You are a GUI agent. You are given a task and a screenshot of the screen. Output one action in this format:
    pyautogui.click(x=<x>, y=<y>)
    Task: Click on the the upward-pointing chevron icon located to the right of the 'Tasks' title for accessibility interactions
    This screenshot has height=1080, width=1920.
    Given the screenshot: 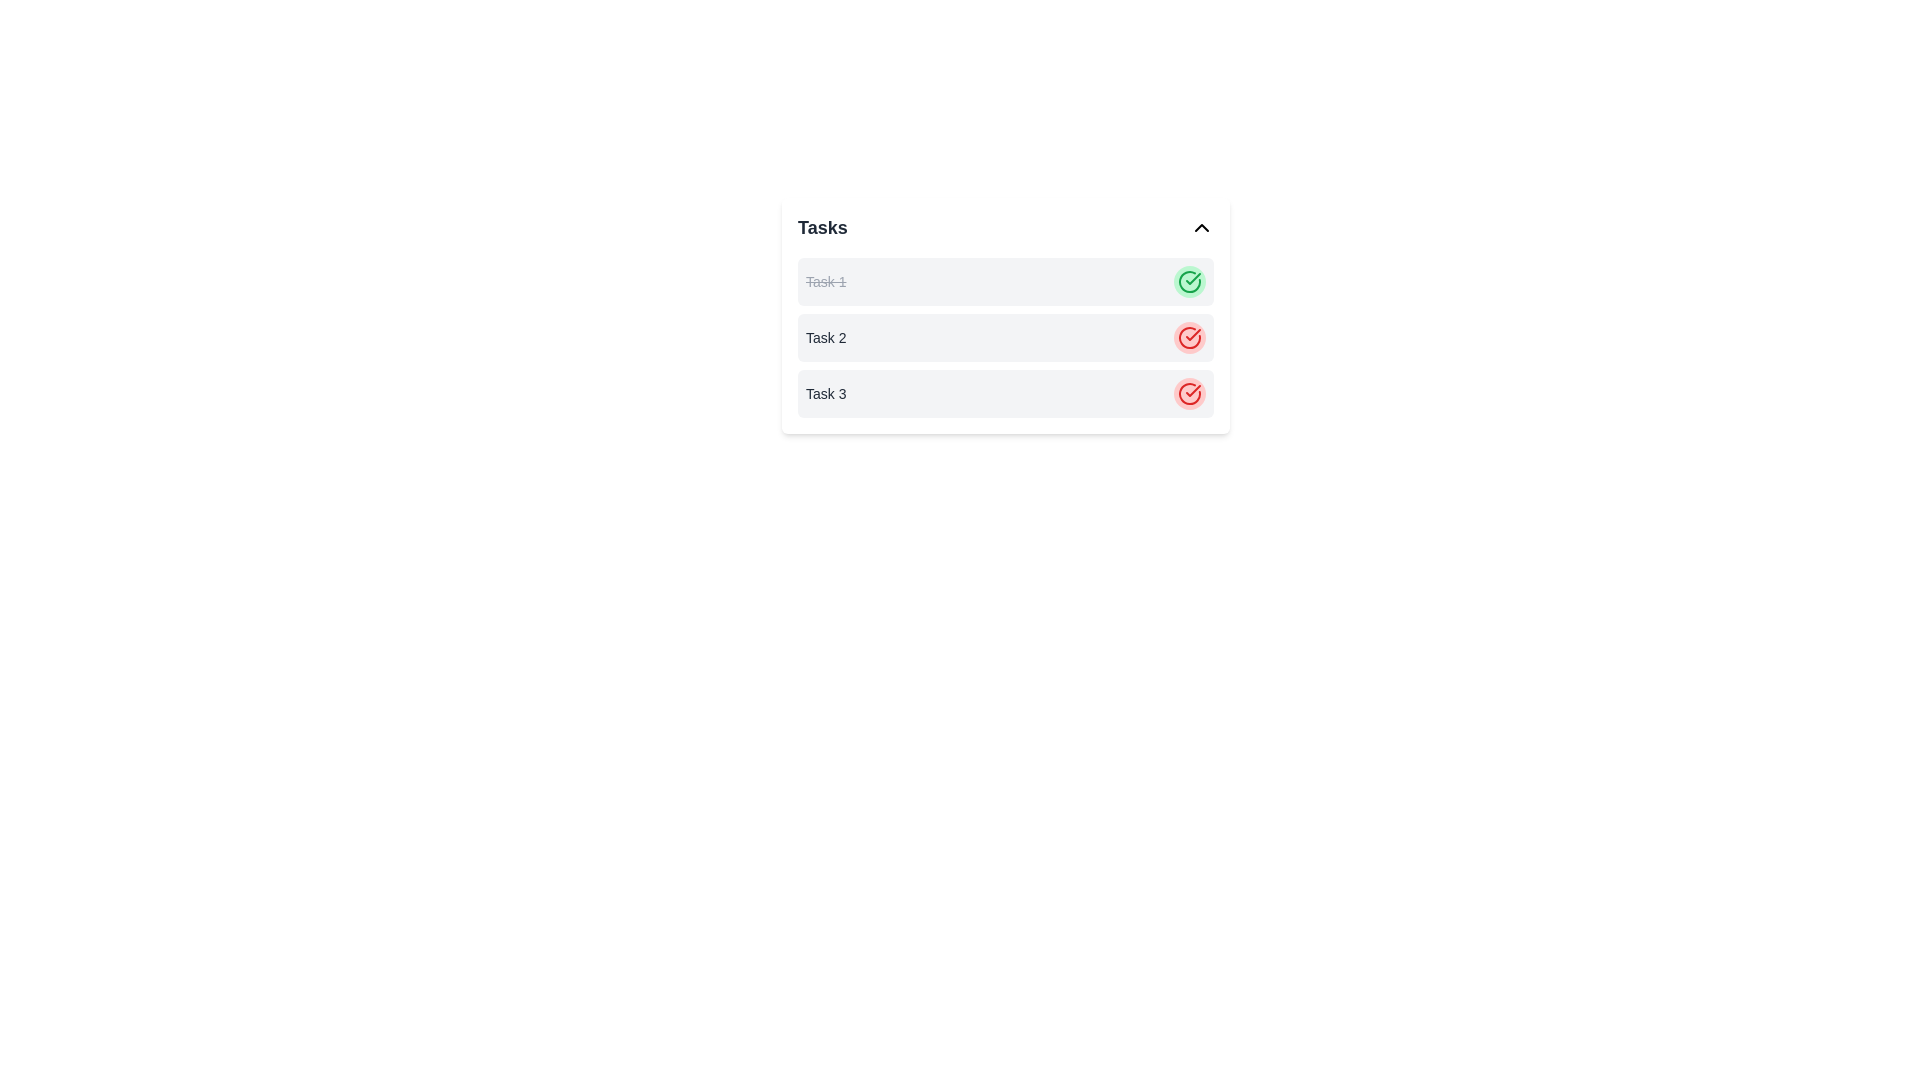 What is the action you would take?
    pyautogui.click(x=1200, y=226)
    